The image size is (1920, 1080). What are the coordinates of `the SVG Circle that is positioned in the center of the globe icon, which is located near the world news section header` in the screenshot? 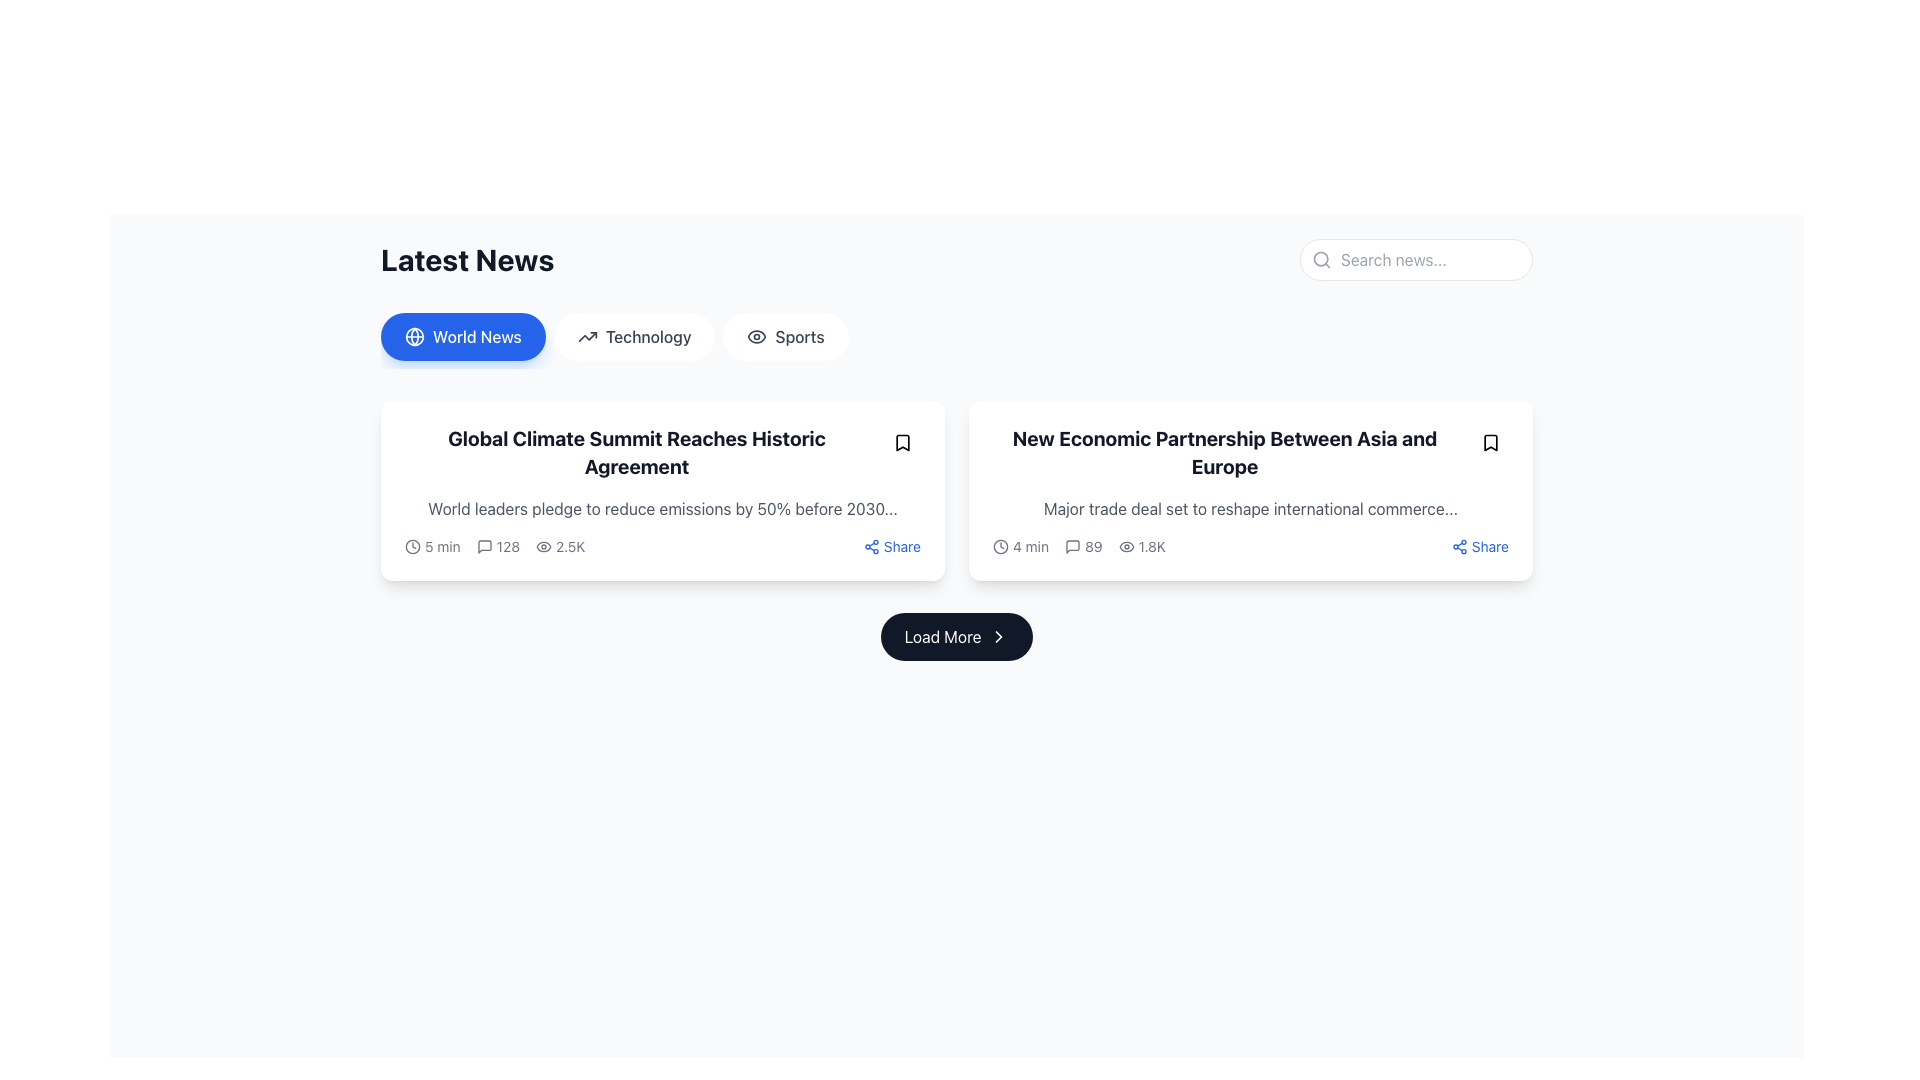 It's located at (413, 335).